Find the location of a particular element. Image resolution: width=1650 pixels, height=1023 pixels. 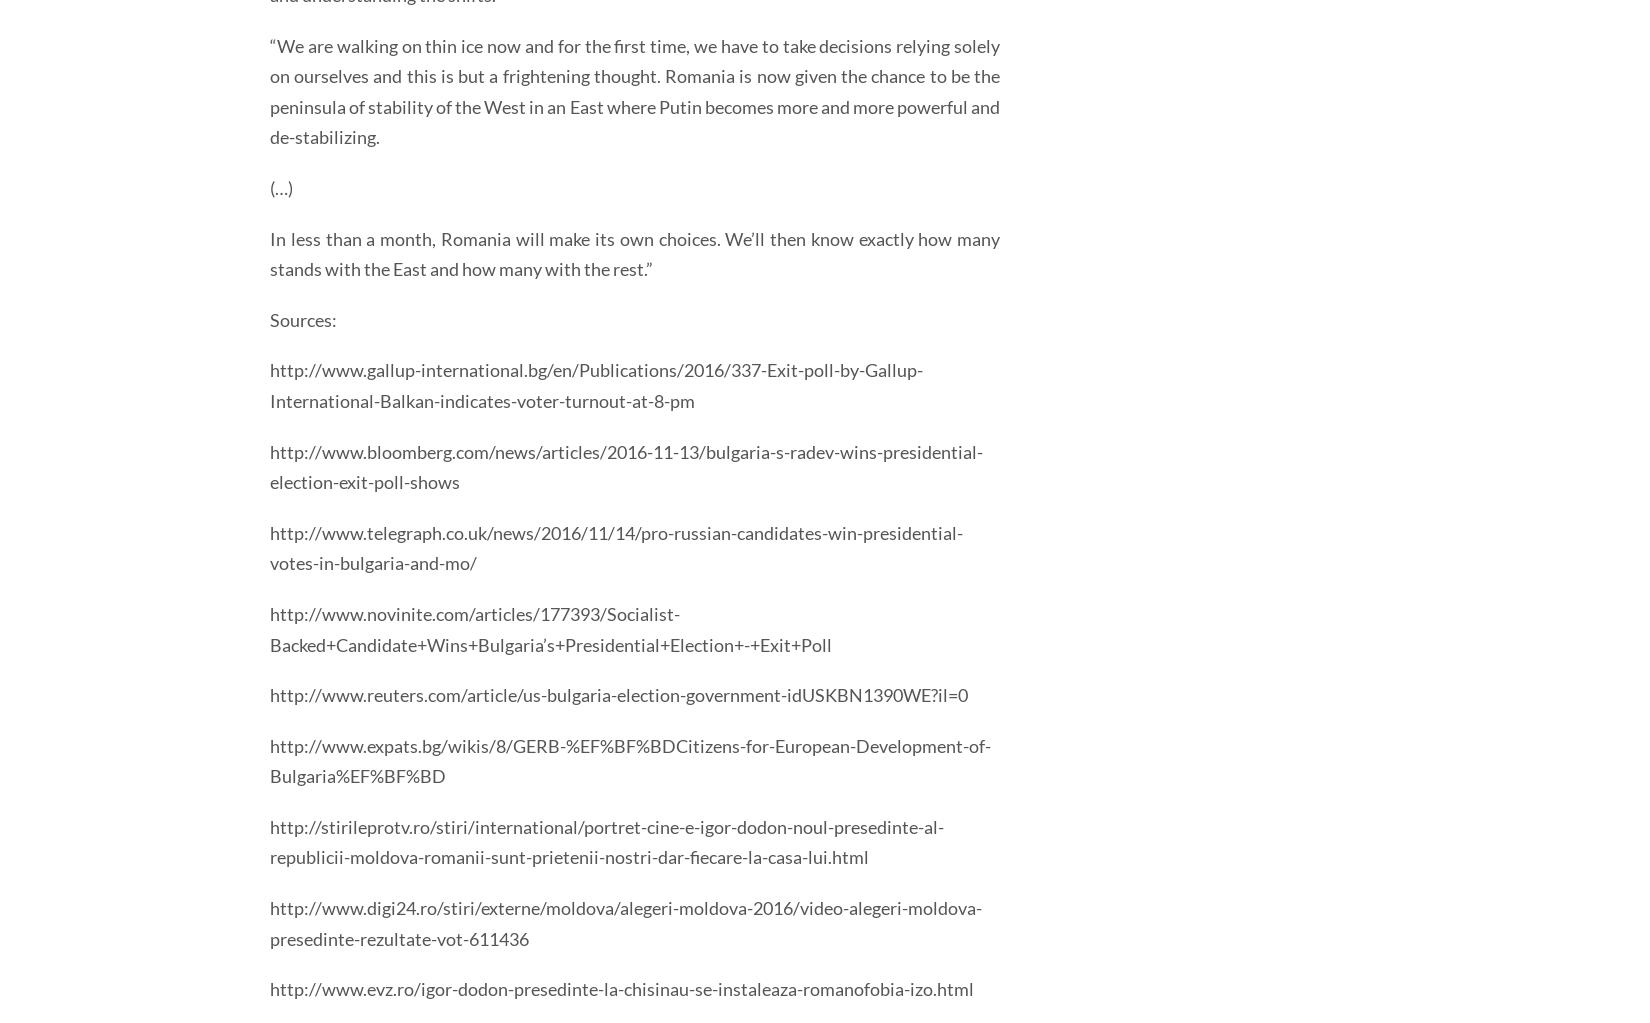

'“We are walking on thin ice now and for the first time, we have to take decisions relying solely on ourselves and this is but a frightening thought. Romania is now given the chance to be the peninsula of stability of the West in an East where Putin becomes more and more powerful and de-stabilizing.' is located at coordinates (269, 91).